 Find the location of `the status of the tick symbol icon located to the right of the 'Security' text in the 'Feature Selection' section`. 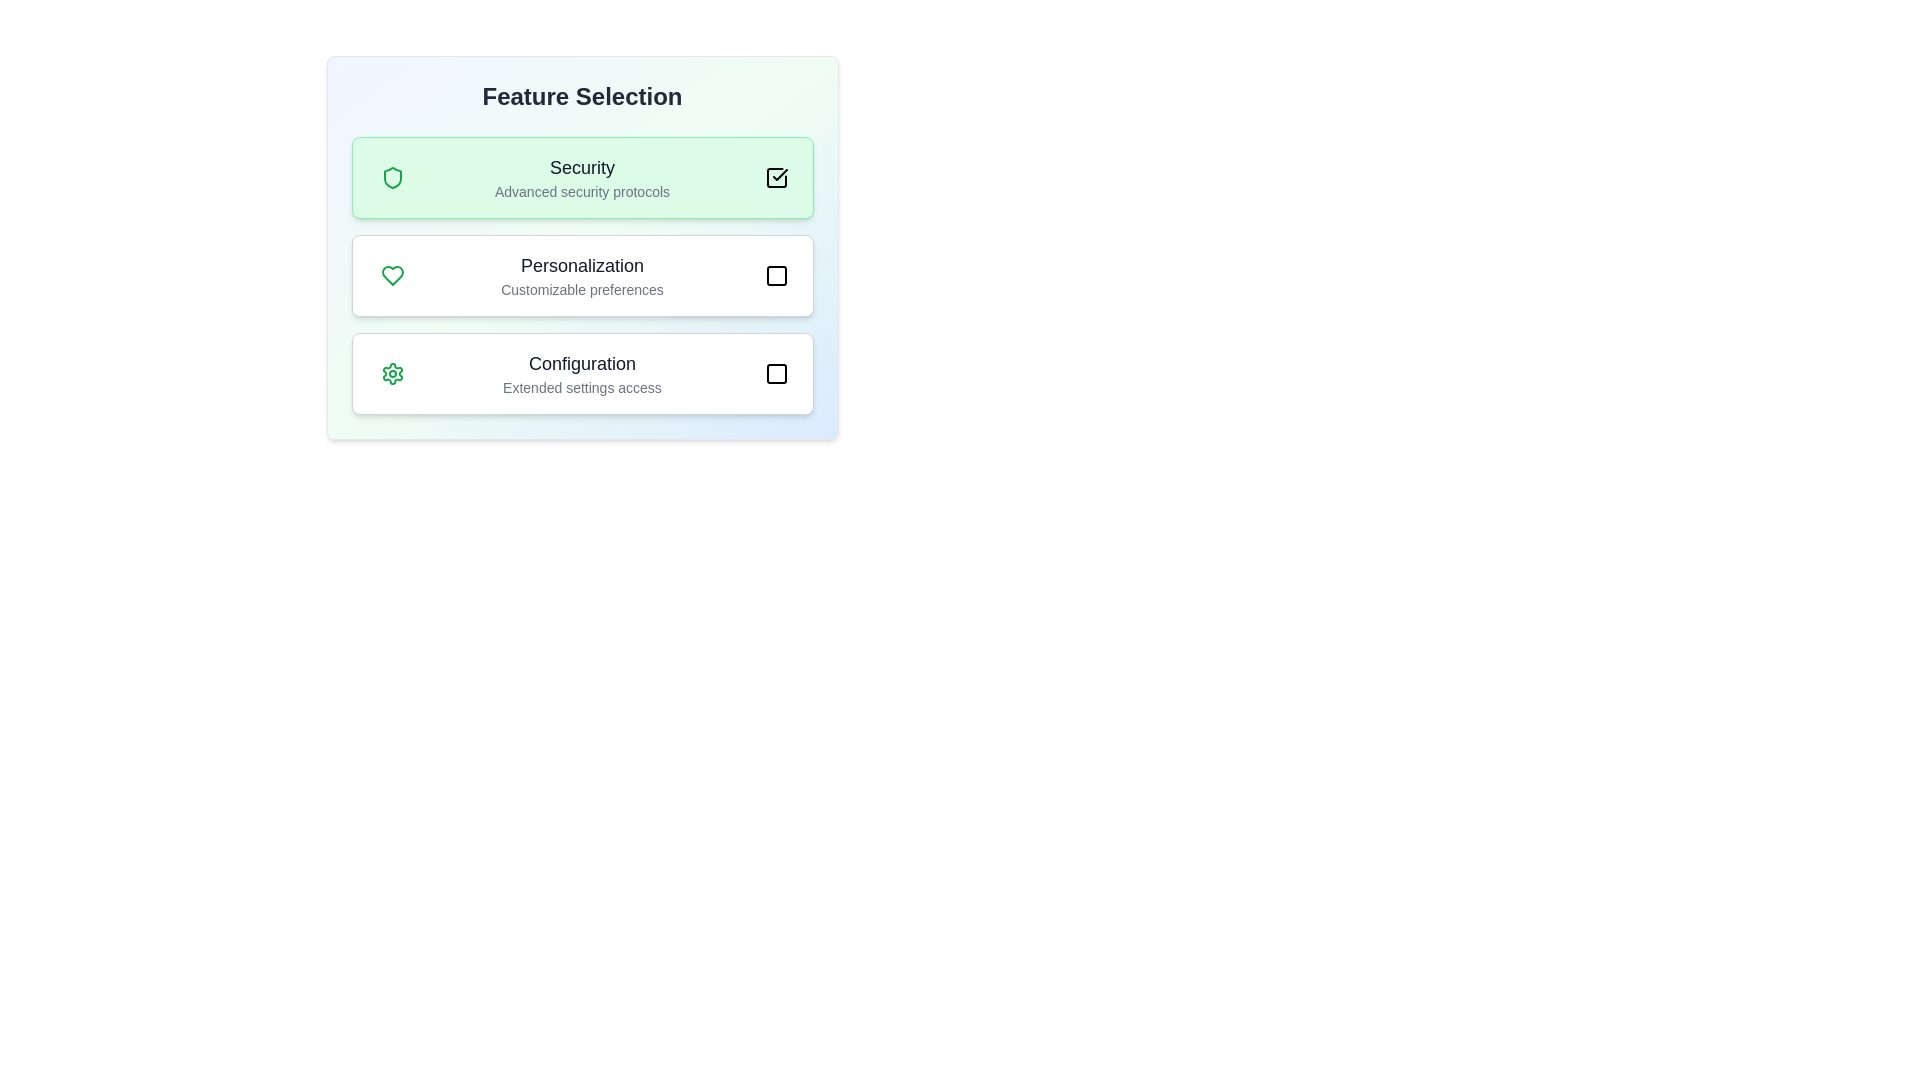

the status of the tick symbol icon located to the right of the 'Security' text in the 'Feature Selection' section is located at coordinates (775, 176).